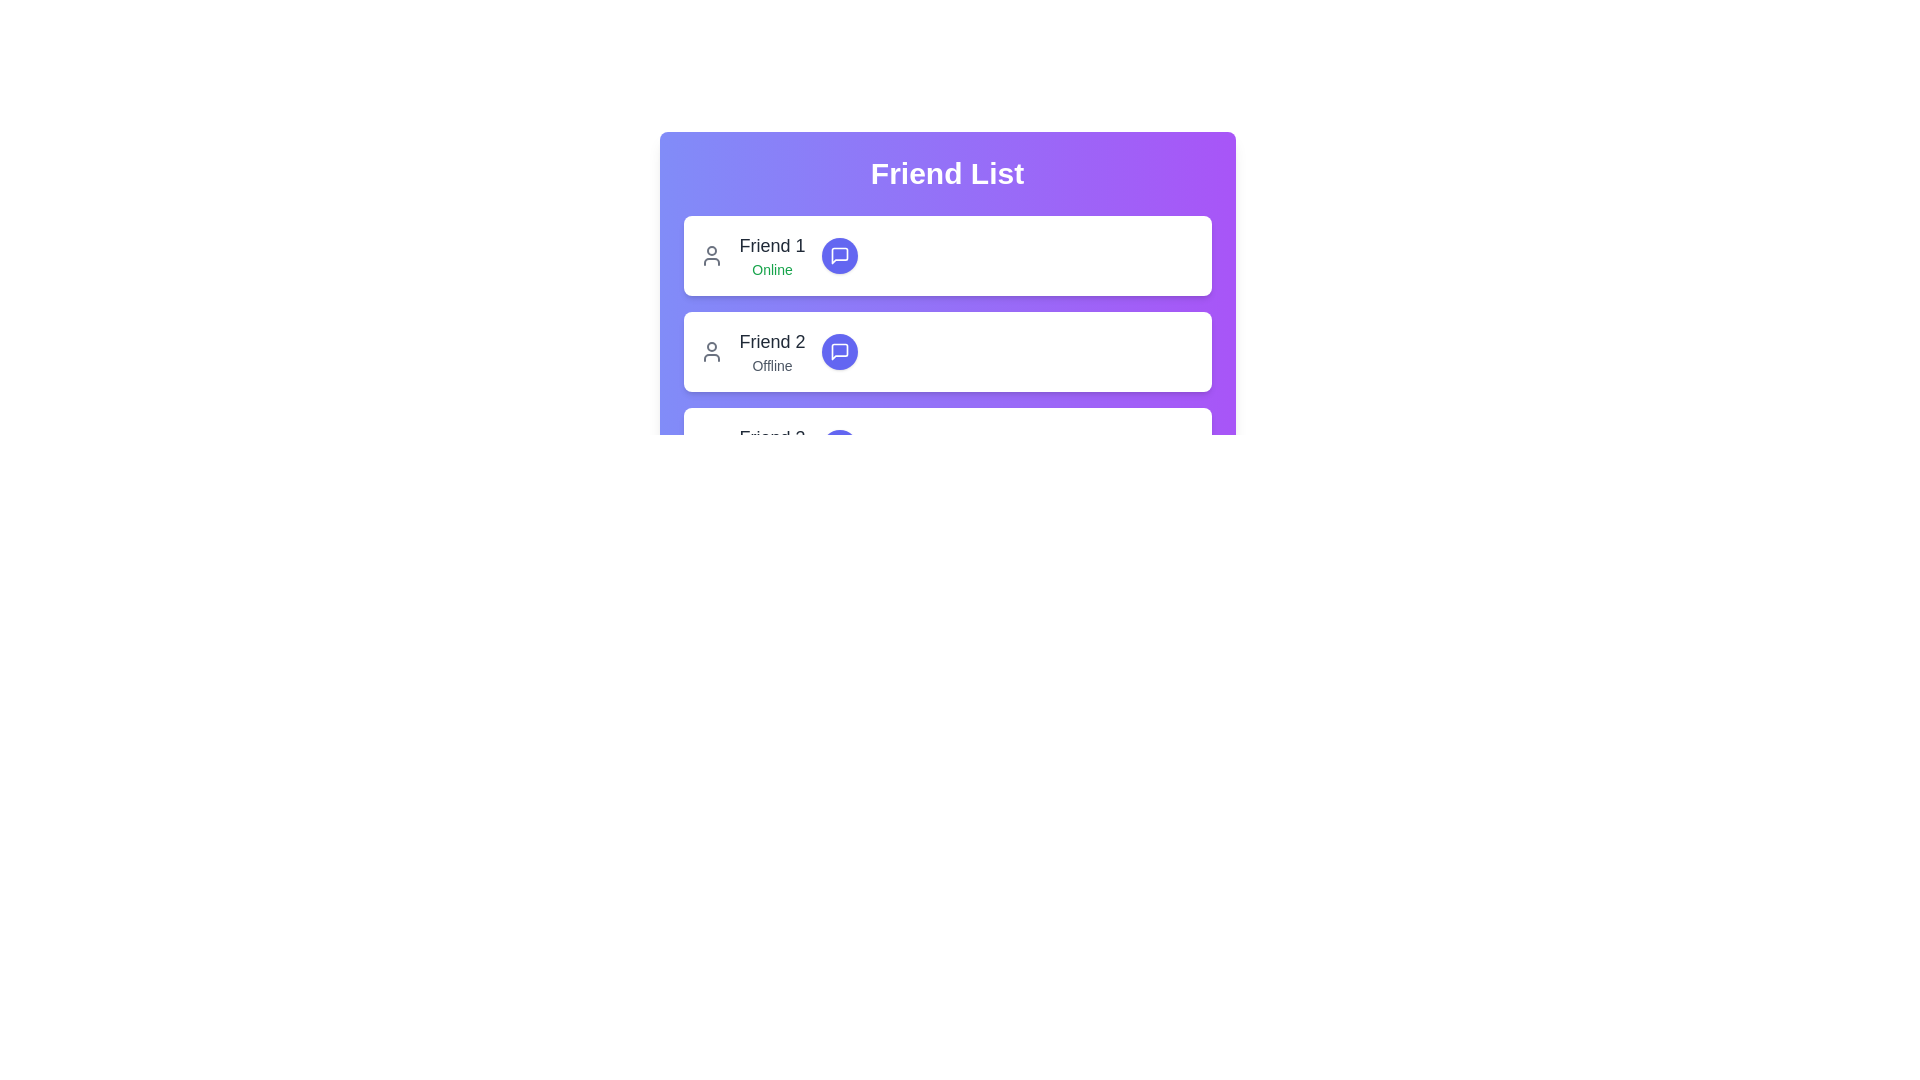 The width and height of the screenshot is (1920, 1080). What do you see at coordinates (946, 350) in the screenshot?
I see `the List Item with Embedded Button displaying 'Friend 2' and 'Offline'` at bounding box center [946, 350].